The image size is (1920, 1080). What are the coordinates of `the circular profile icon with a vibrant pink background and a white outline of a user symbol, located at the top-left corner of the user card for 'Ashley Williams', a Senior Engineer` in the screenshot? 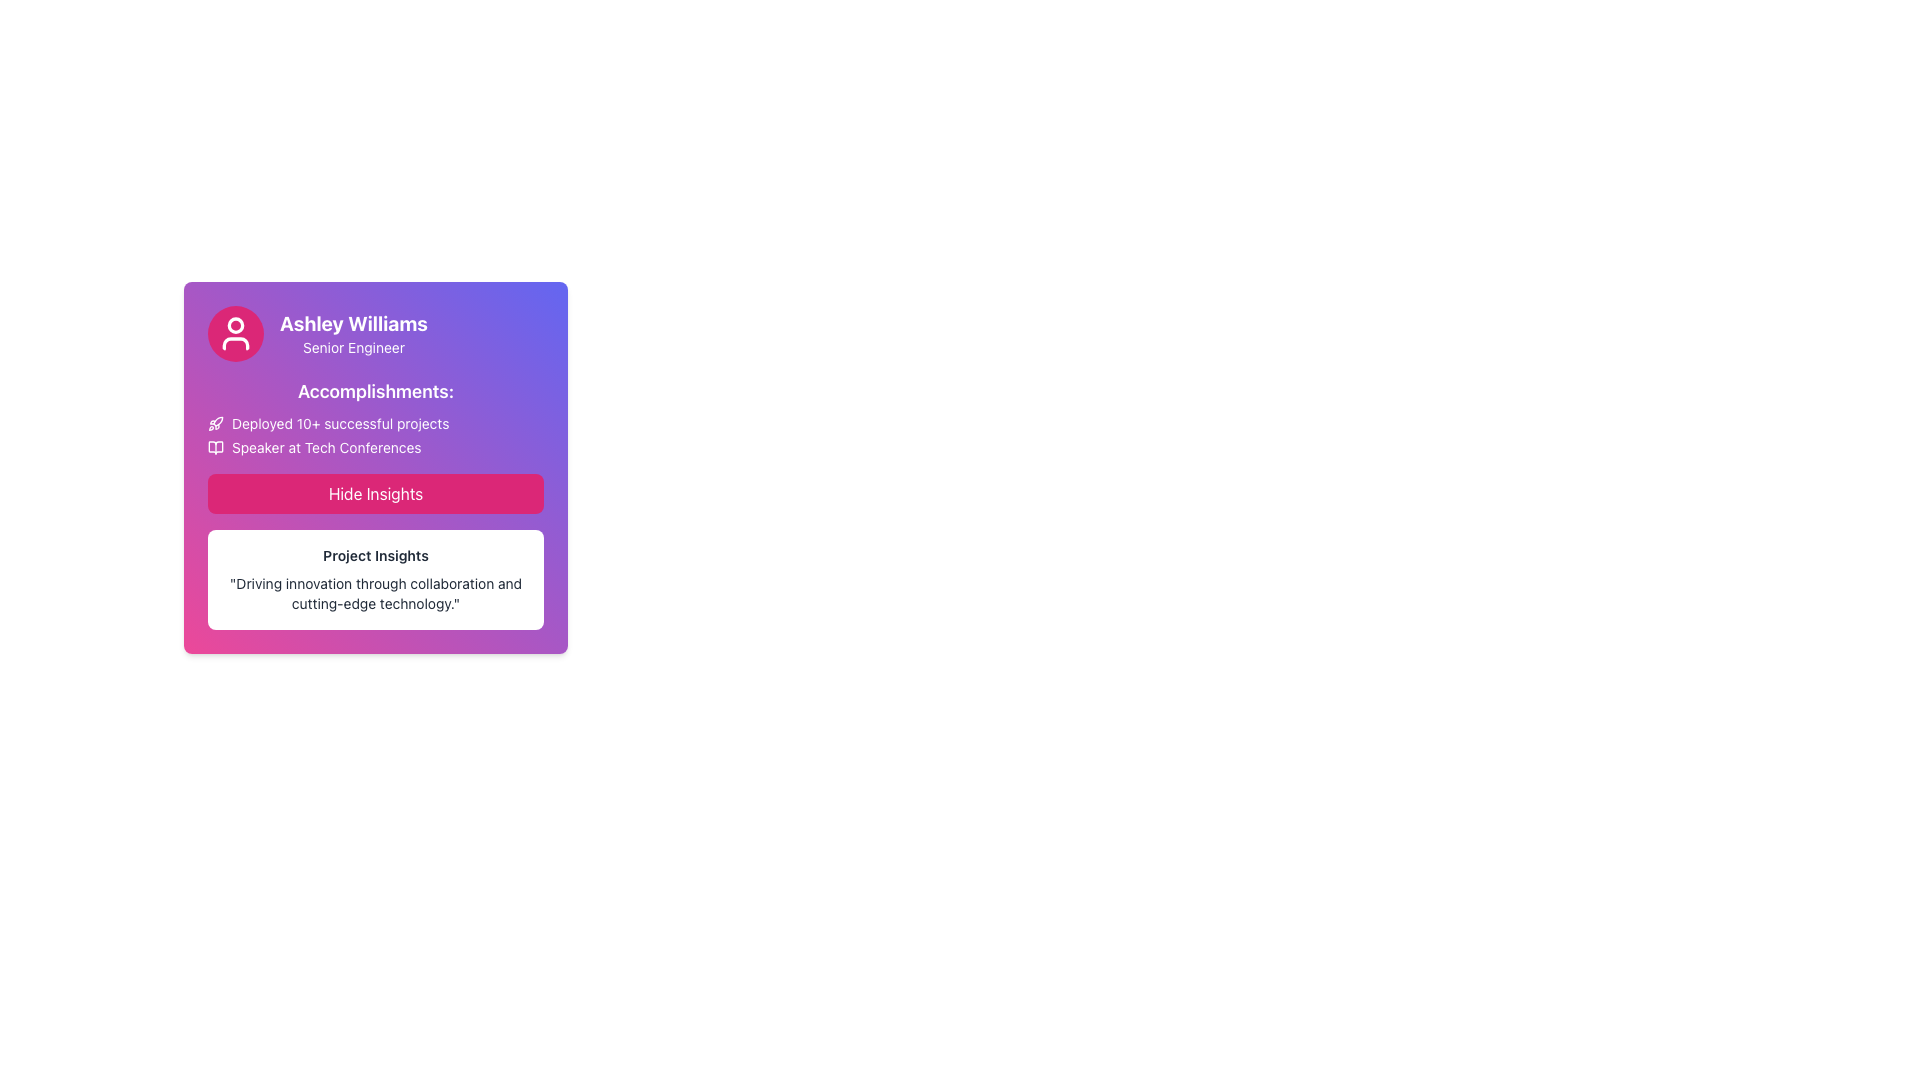 It's located at (235, 333).